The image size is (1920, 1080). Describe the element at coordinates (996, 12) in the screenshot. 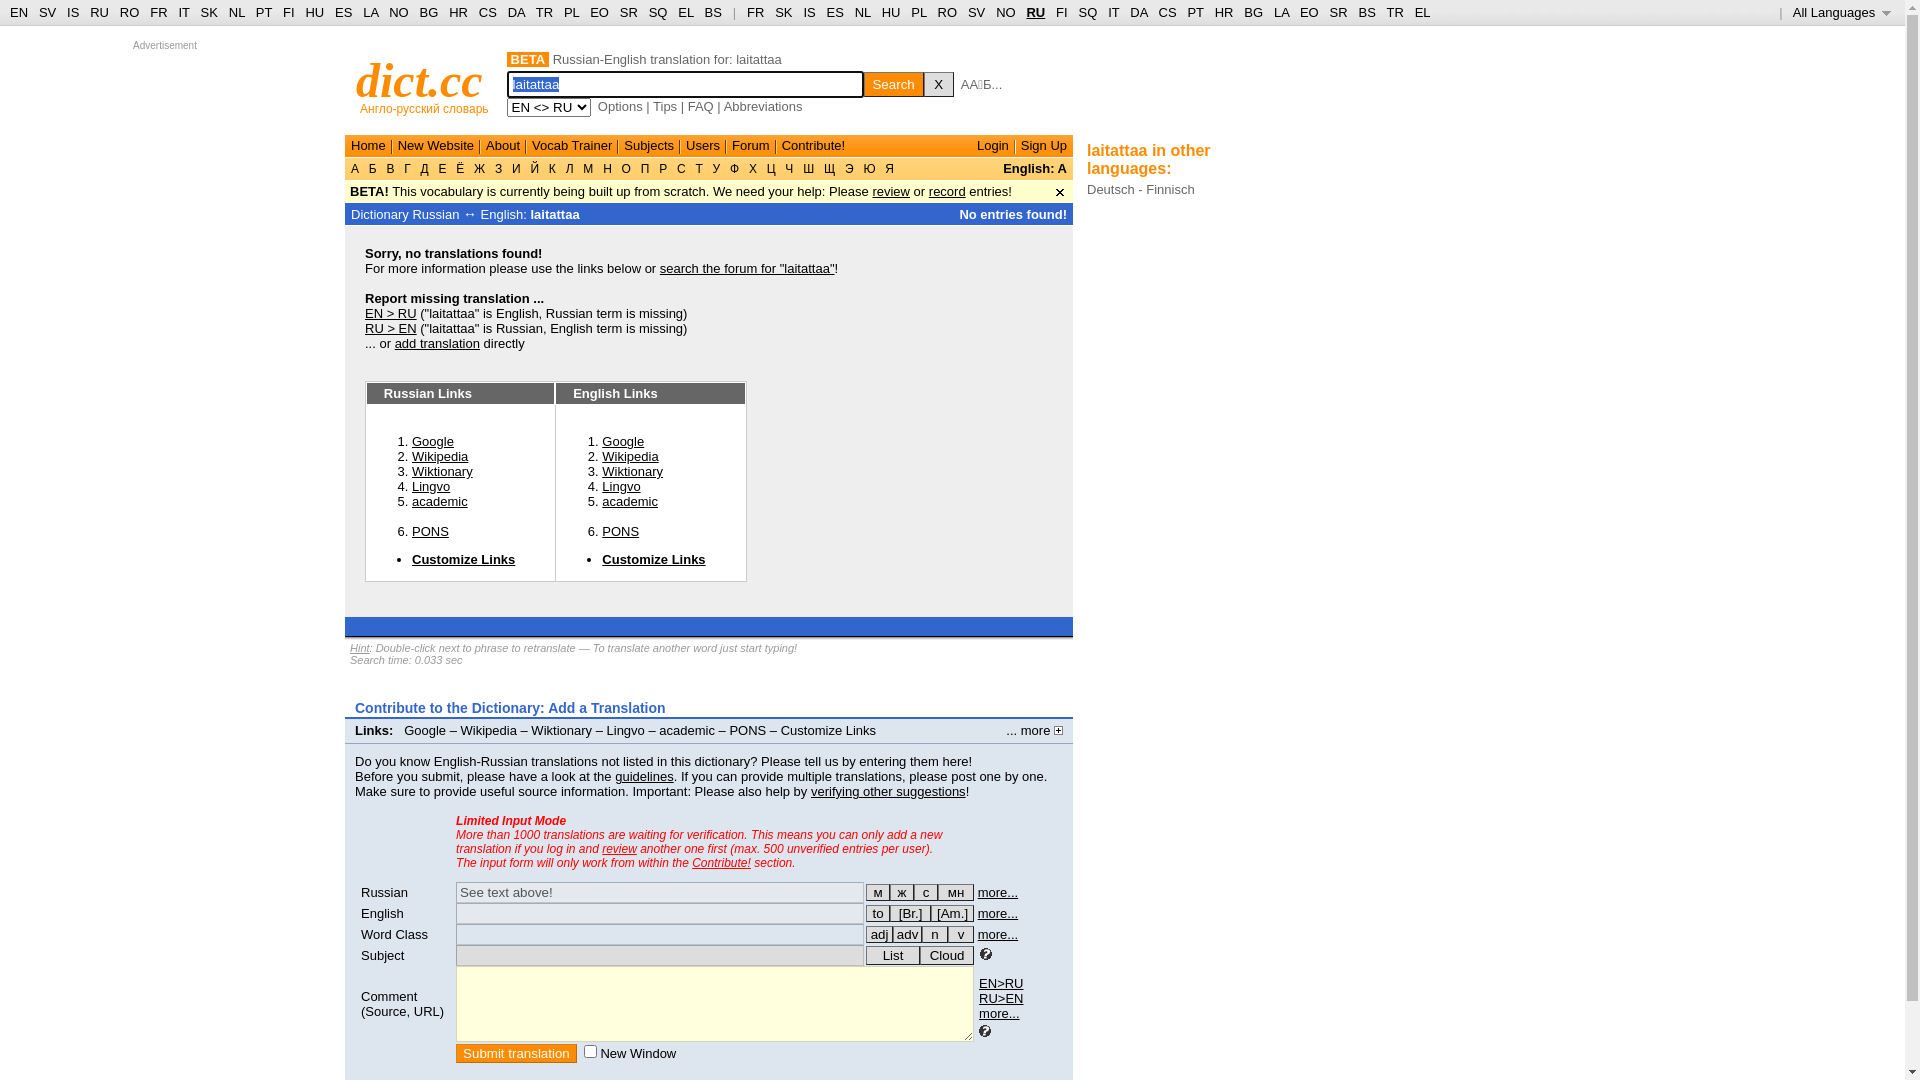

I see `'NO'` at that location.